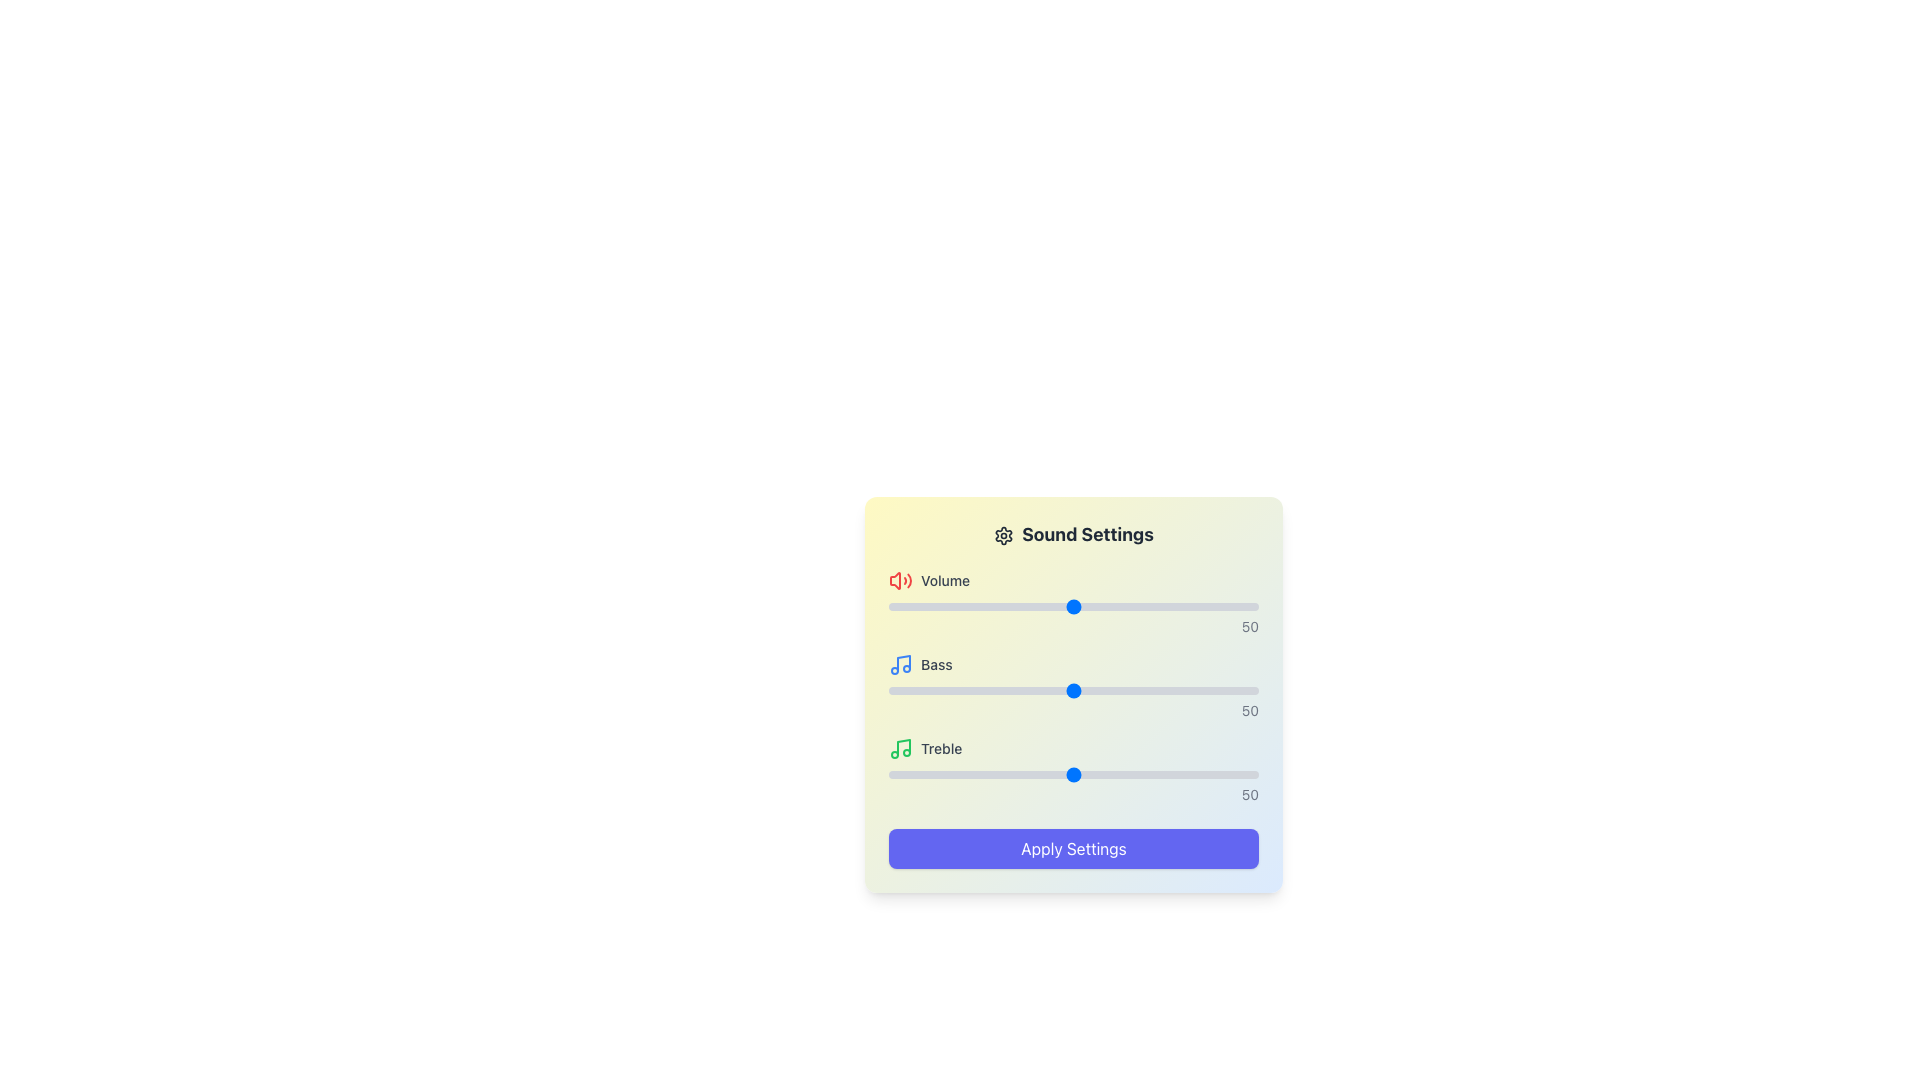  Describe the element at coordinates (1191, 605) in the screenshot. I see `the volume level` at that location.